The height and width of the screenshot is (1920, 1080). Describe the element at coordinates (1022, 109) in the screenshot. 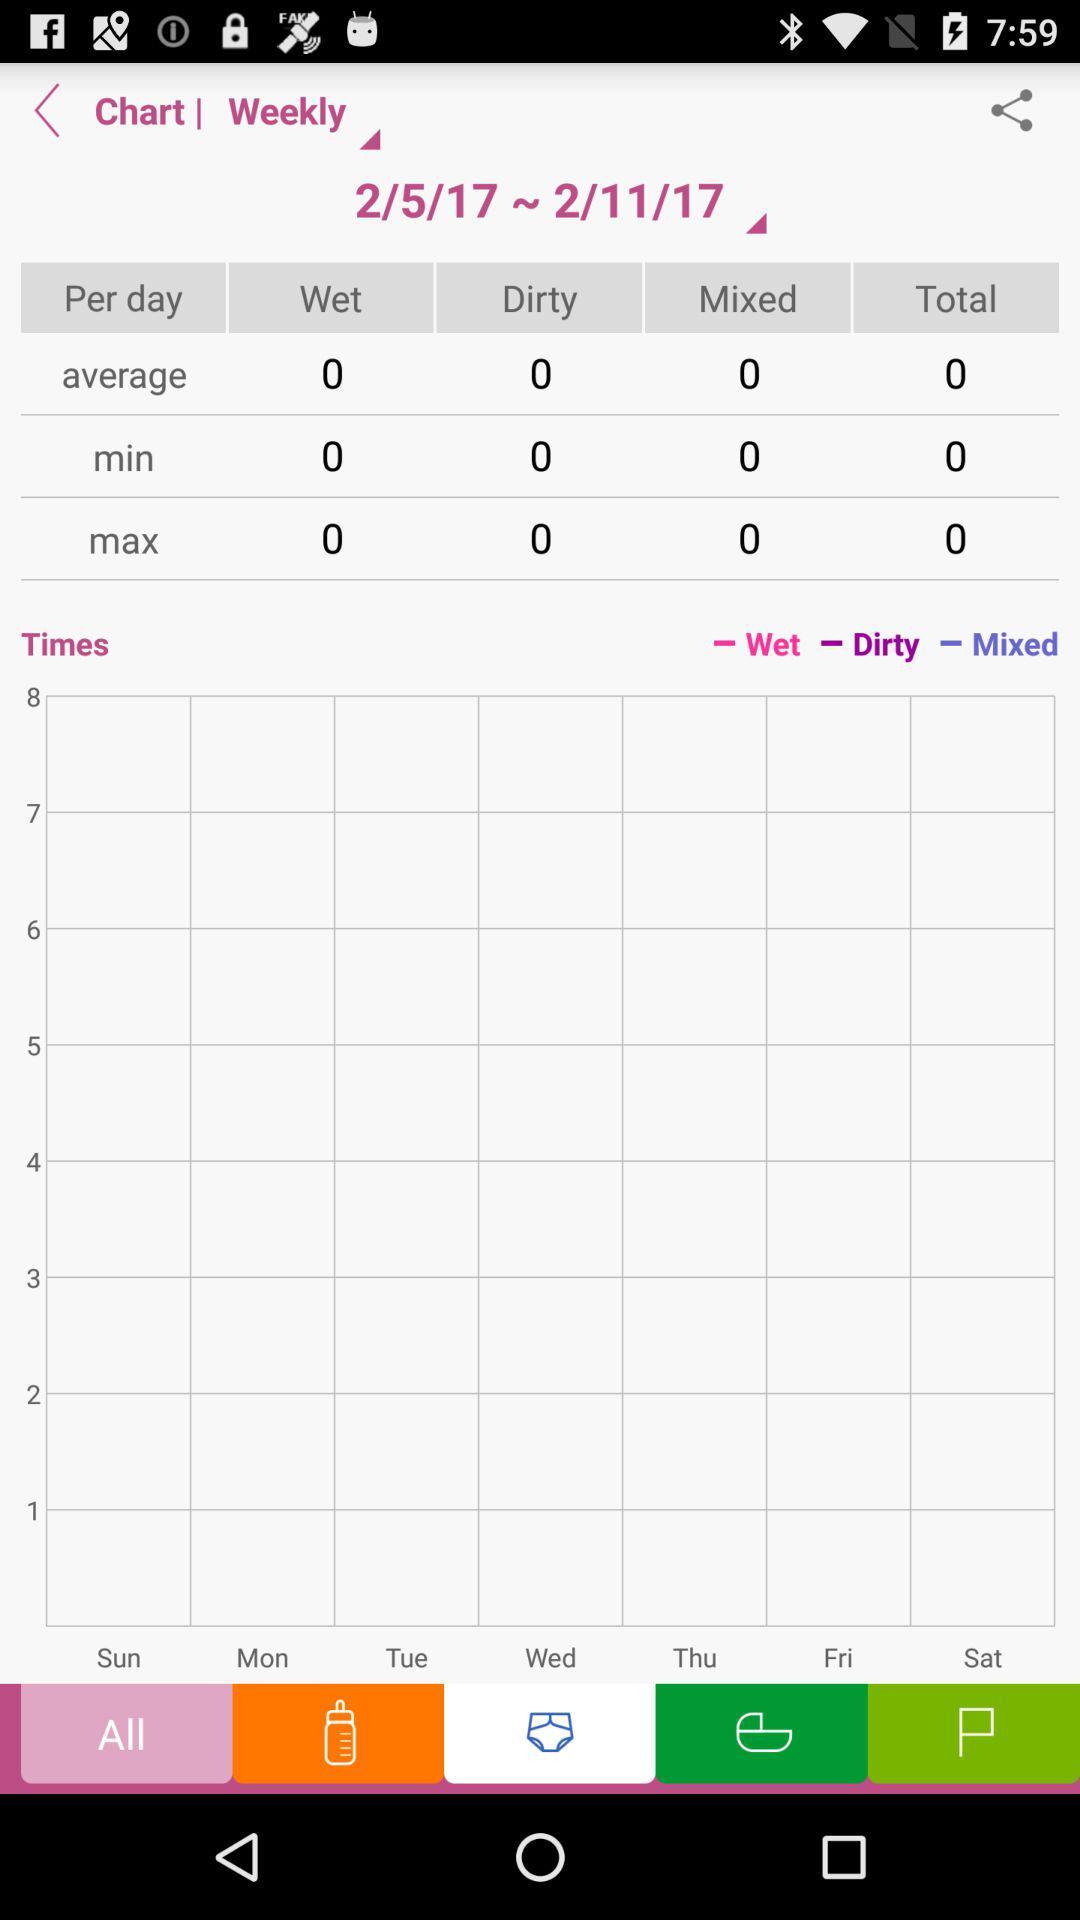

I see `the button is used to share the page to others` at that location.